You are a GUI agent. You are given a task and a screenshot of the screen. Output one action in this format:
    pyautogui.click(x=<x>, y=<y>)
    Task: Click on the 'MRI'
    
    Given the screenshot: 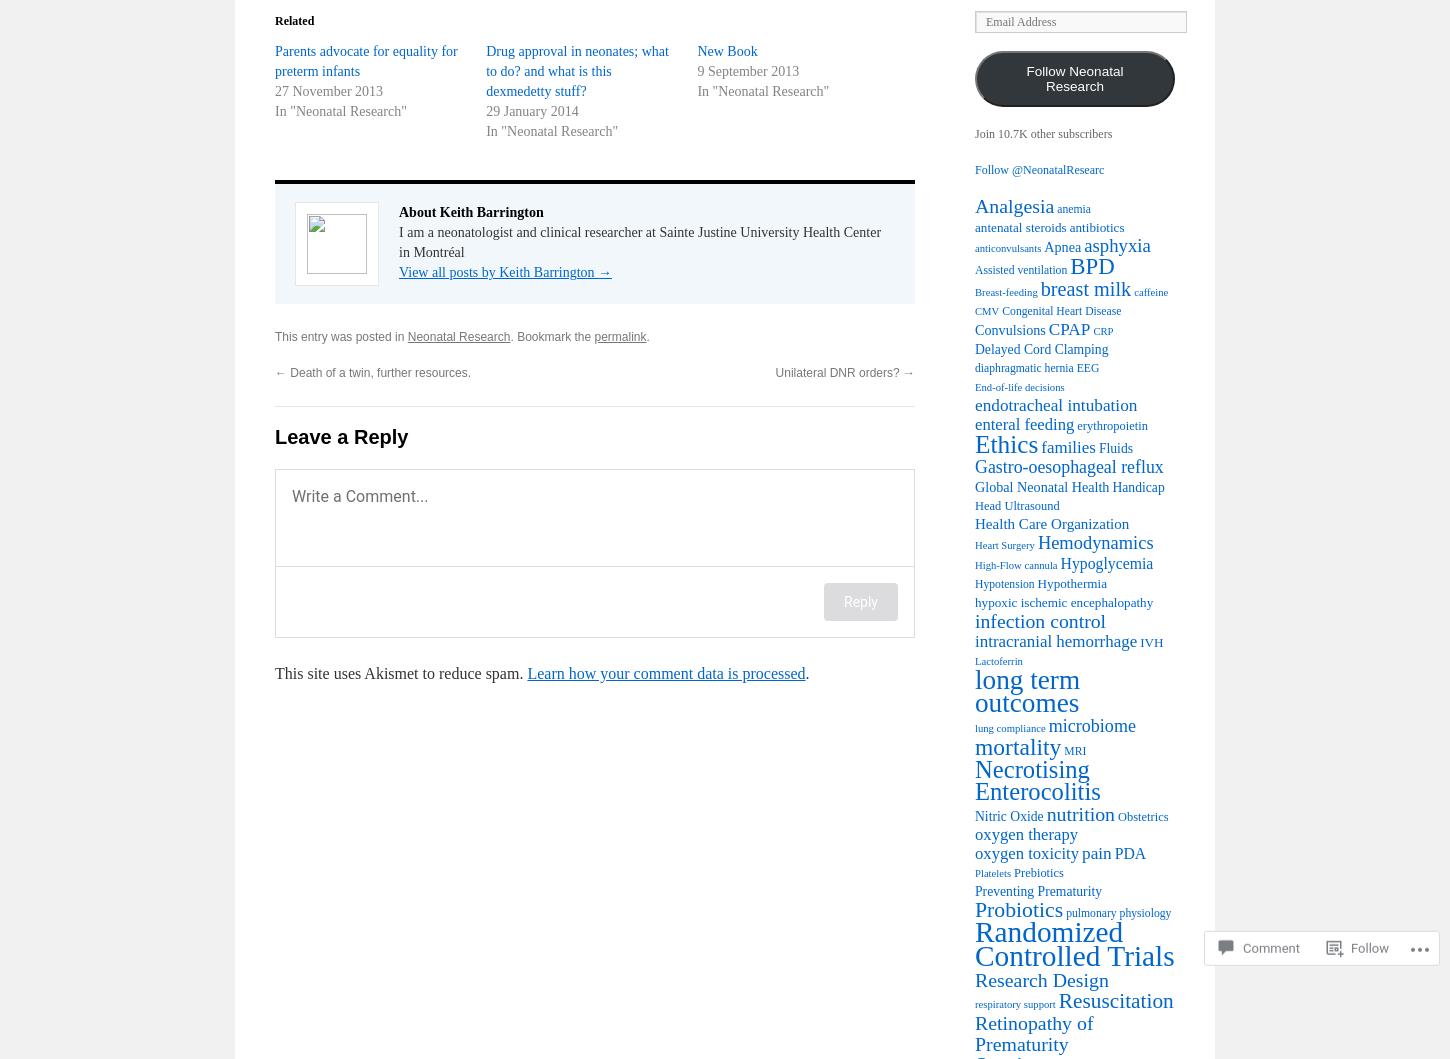 What is the action you would take?
    pyautogui.click(x=1064, y=750)
    